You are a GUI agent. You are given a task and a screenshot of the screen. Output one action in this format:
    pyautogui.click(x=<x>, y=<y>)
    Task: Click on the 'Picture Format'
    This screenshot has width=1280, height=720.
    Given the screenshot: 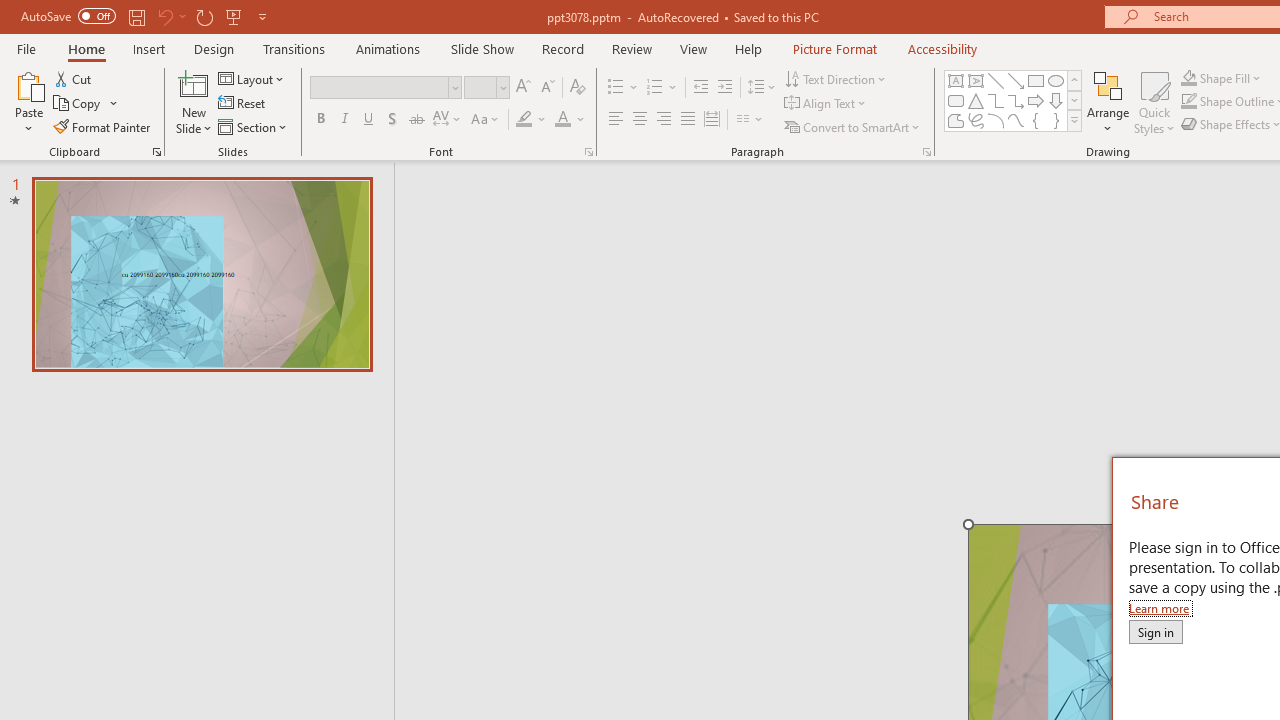 What is the action you would take?
    pyautogui.click(x=835, y=48)
    